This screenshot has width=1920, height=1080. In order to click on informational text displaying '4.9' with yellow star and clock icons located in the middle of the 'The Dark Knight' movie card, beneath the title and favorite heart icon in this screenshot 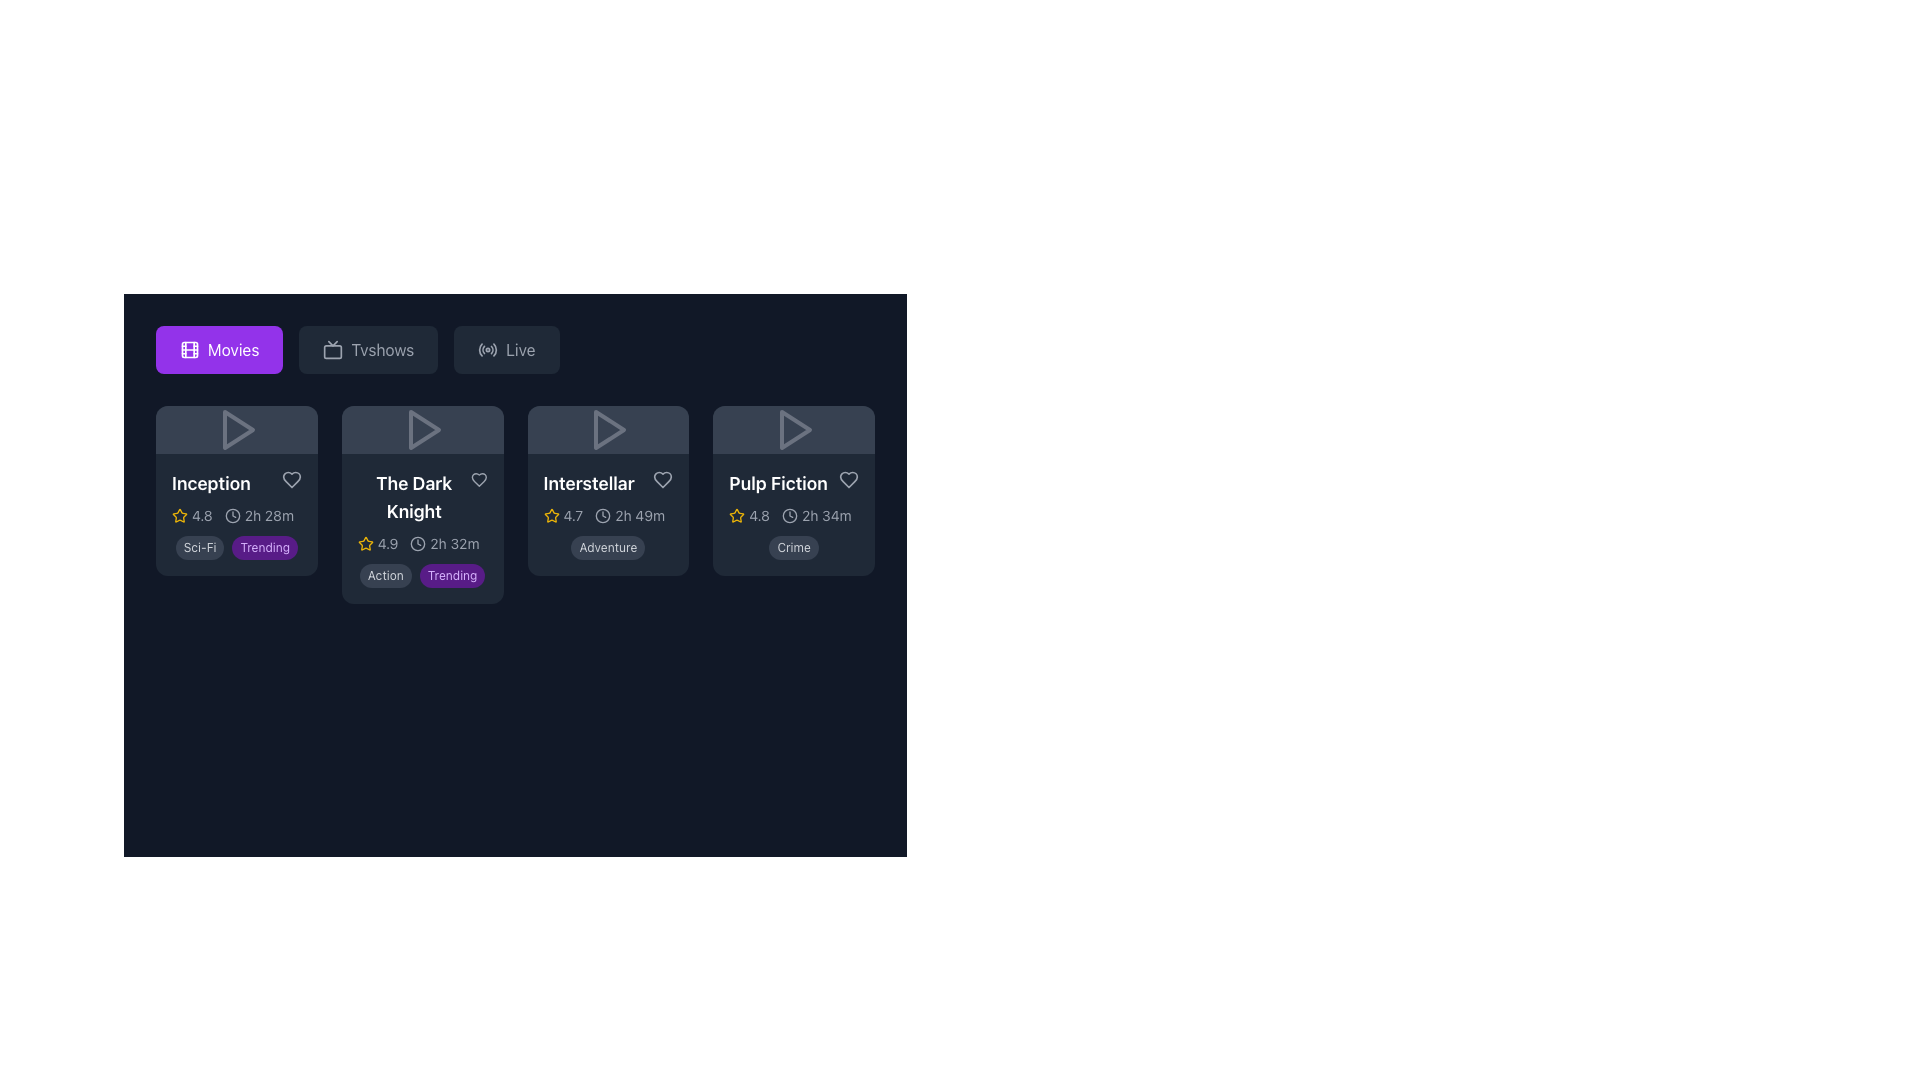, I will do `click(421, 543)`.